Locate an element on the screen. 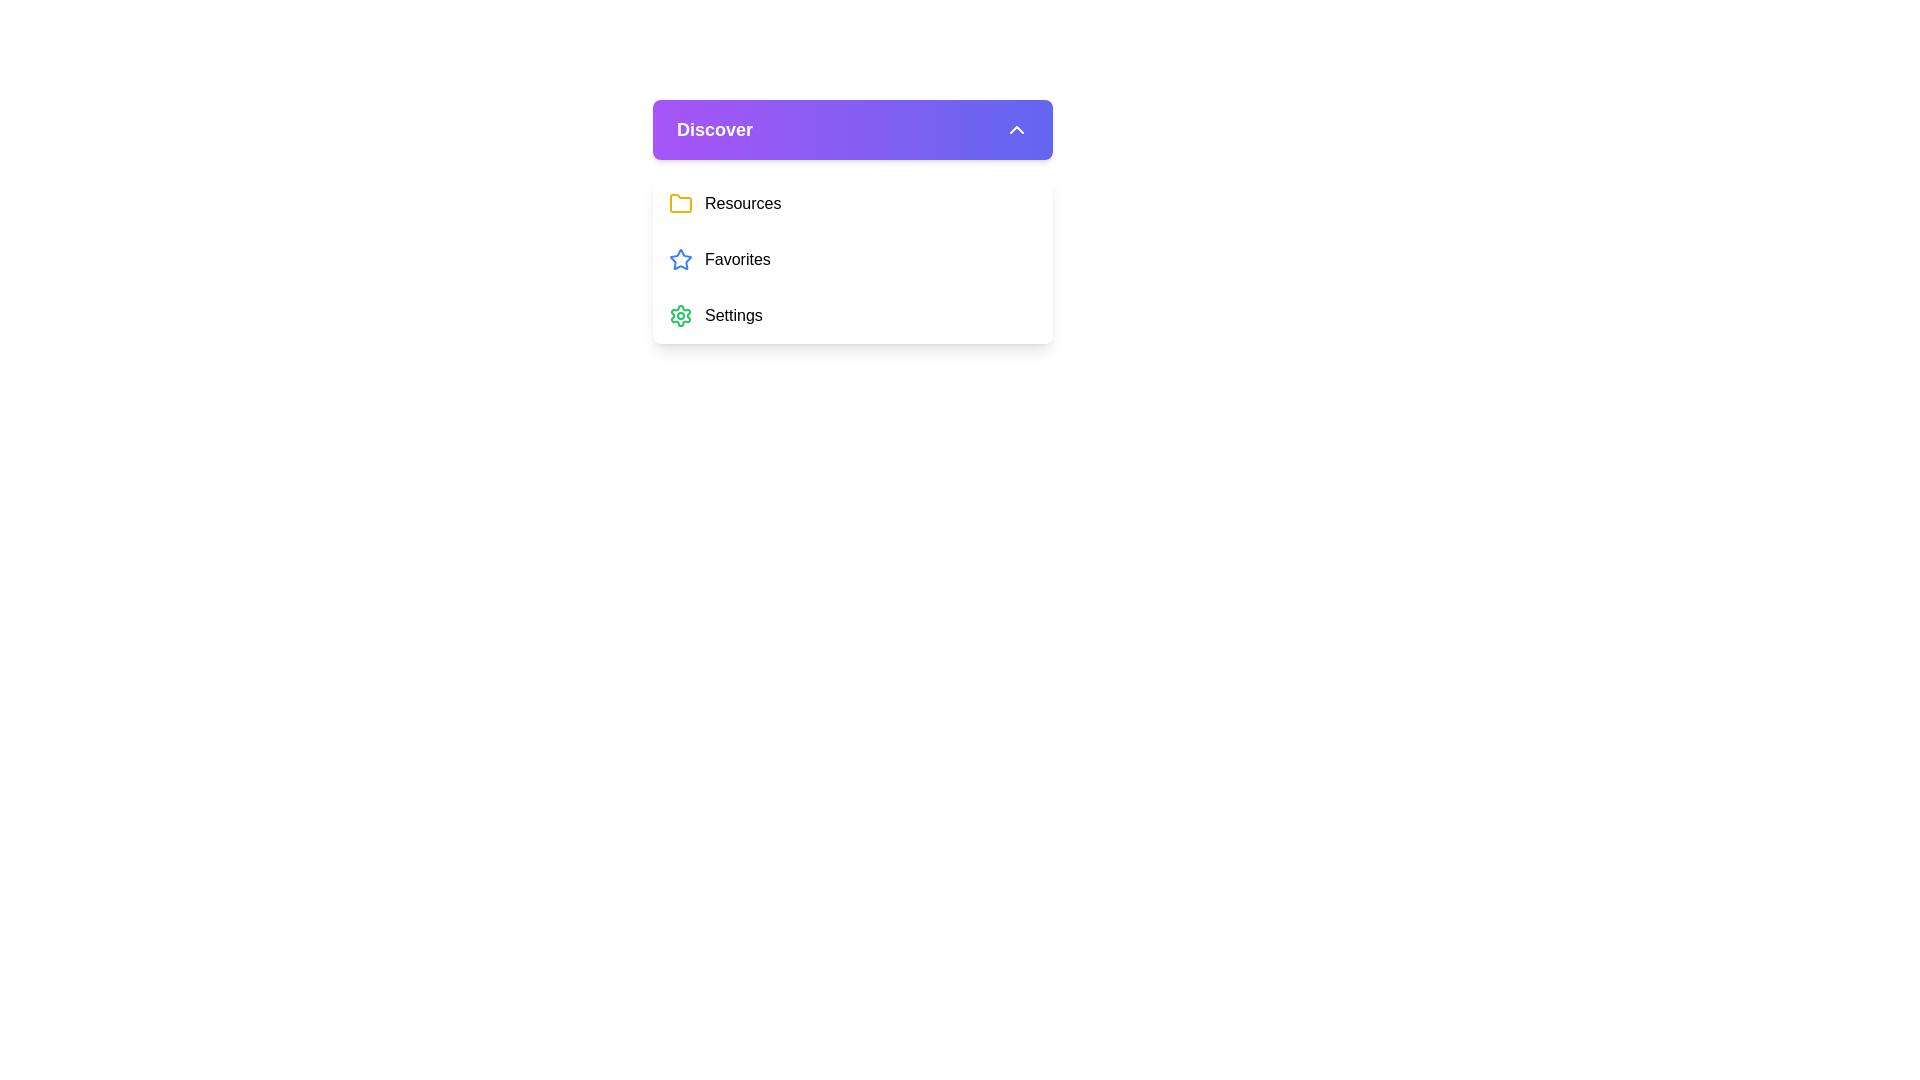  the gear-shaped settings icon, which is vibrant green and located in the 'Discover' menu is located at coordinates (681, 315).